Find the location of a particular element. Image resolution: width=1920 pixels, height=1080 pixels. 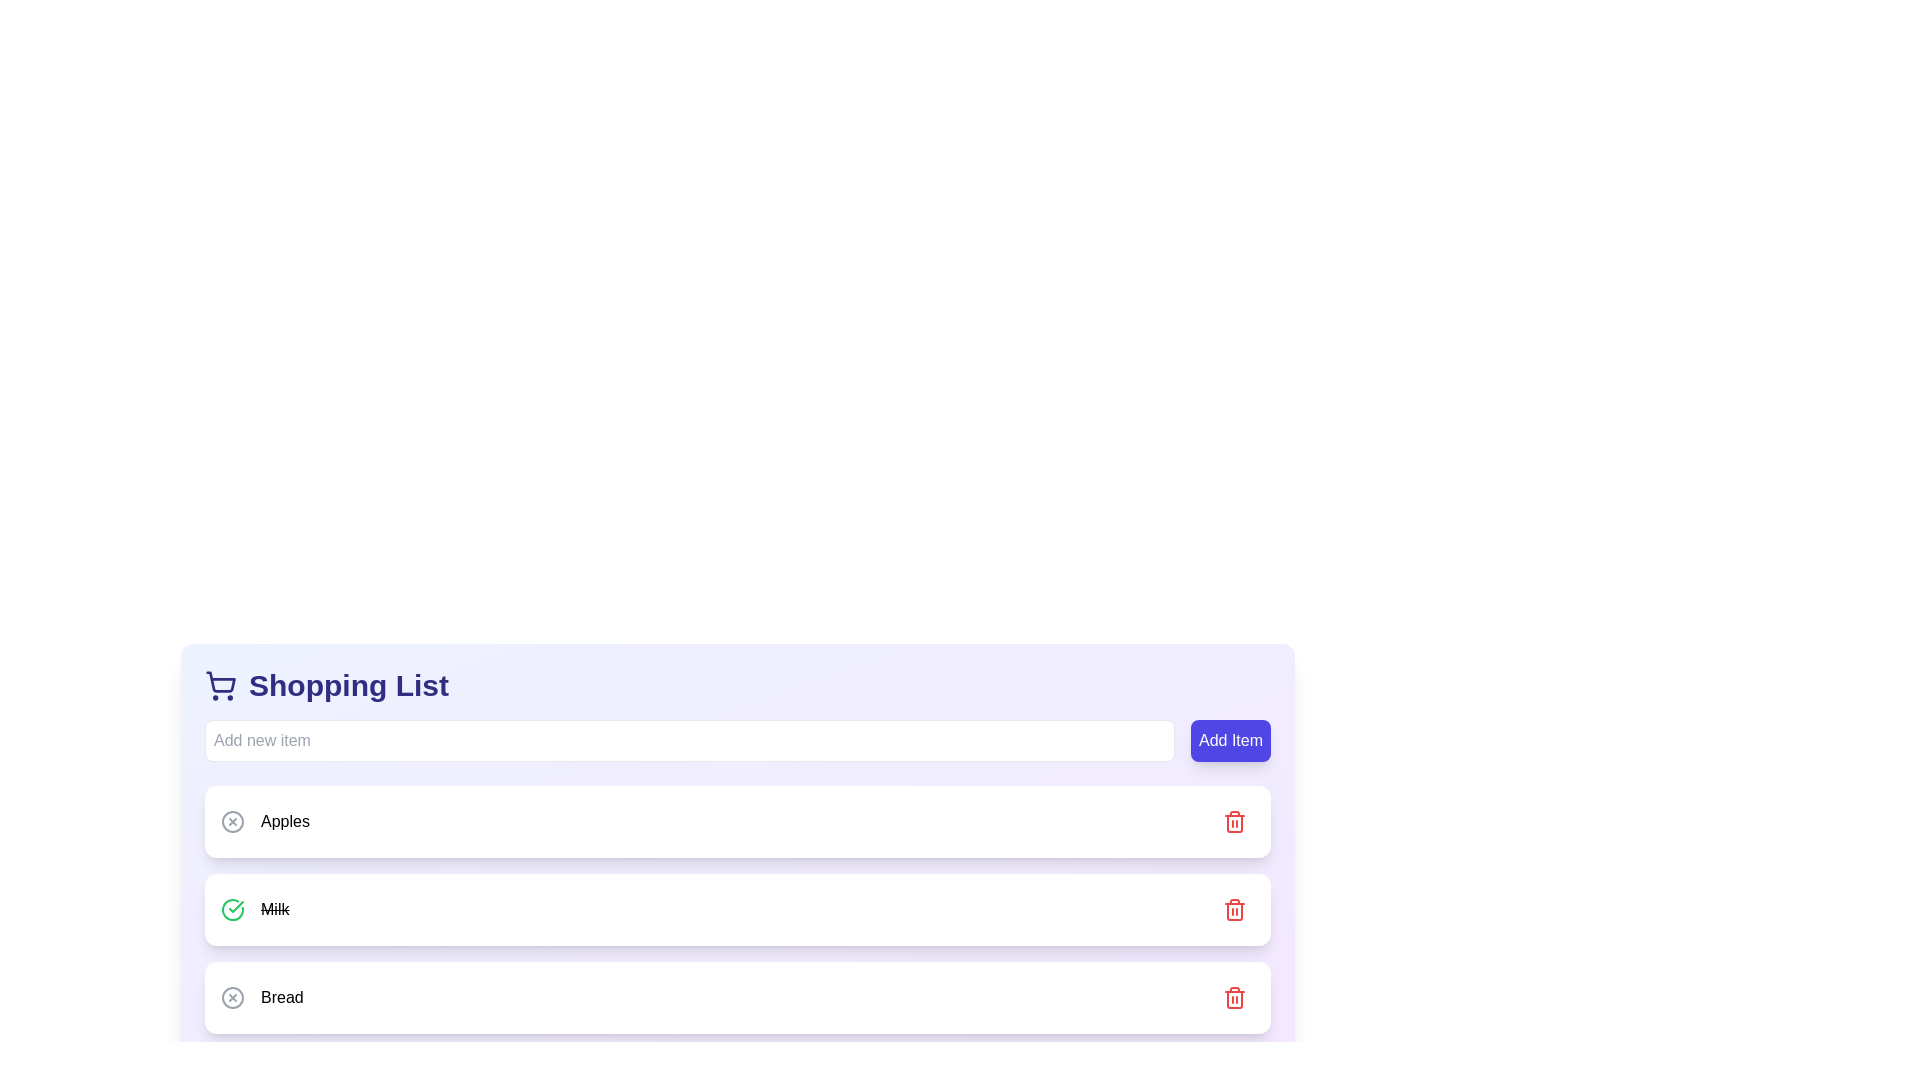

the shopping basket icon filled with items located at the top left of the shopping cart SVG design in the header section of the interface is located at coordinates (221, 681).